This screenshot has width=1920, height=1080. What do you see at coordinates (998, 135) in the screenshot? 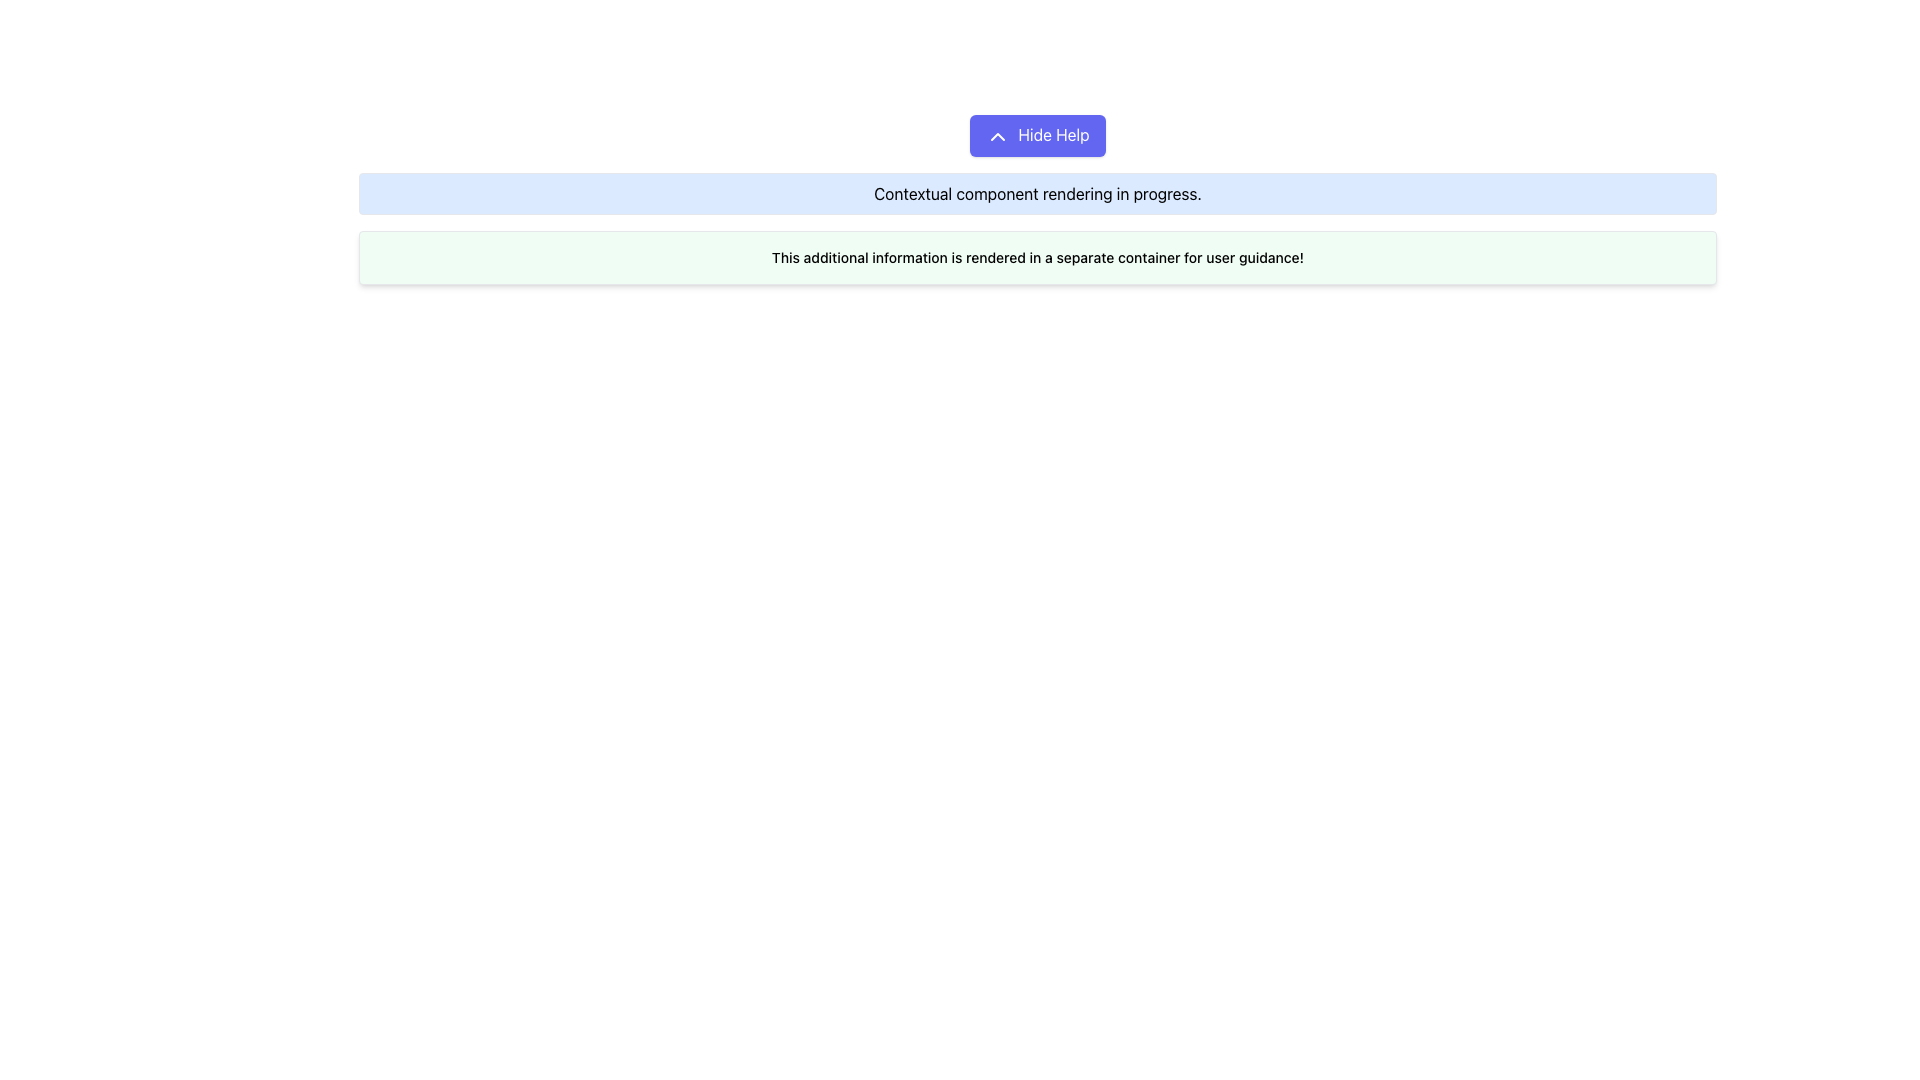
I see `the small chevron-shaped icon resembling an upward arrow located within the blue button labeled 'Hide Help.'` at bounding box center [998, 135].